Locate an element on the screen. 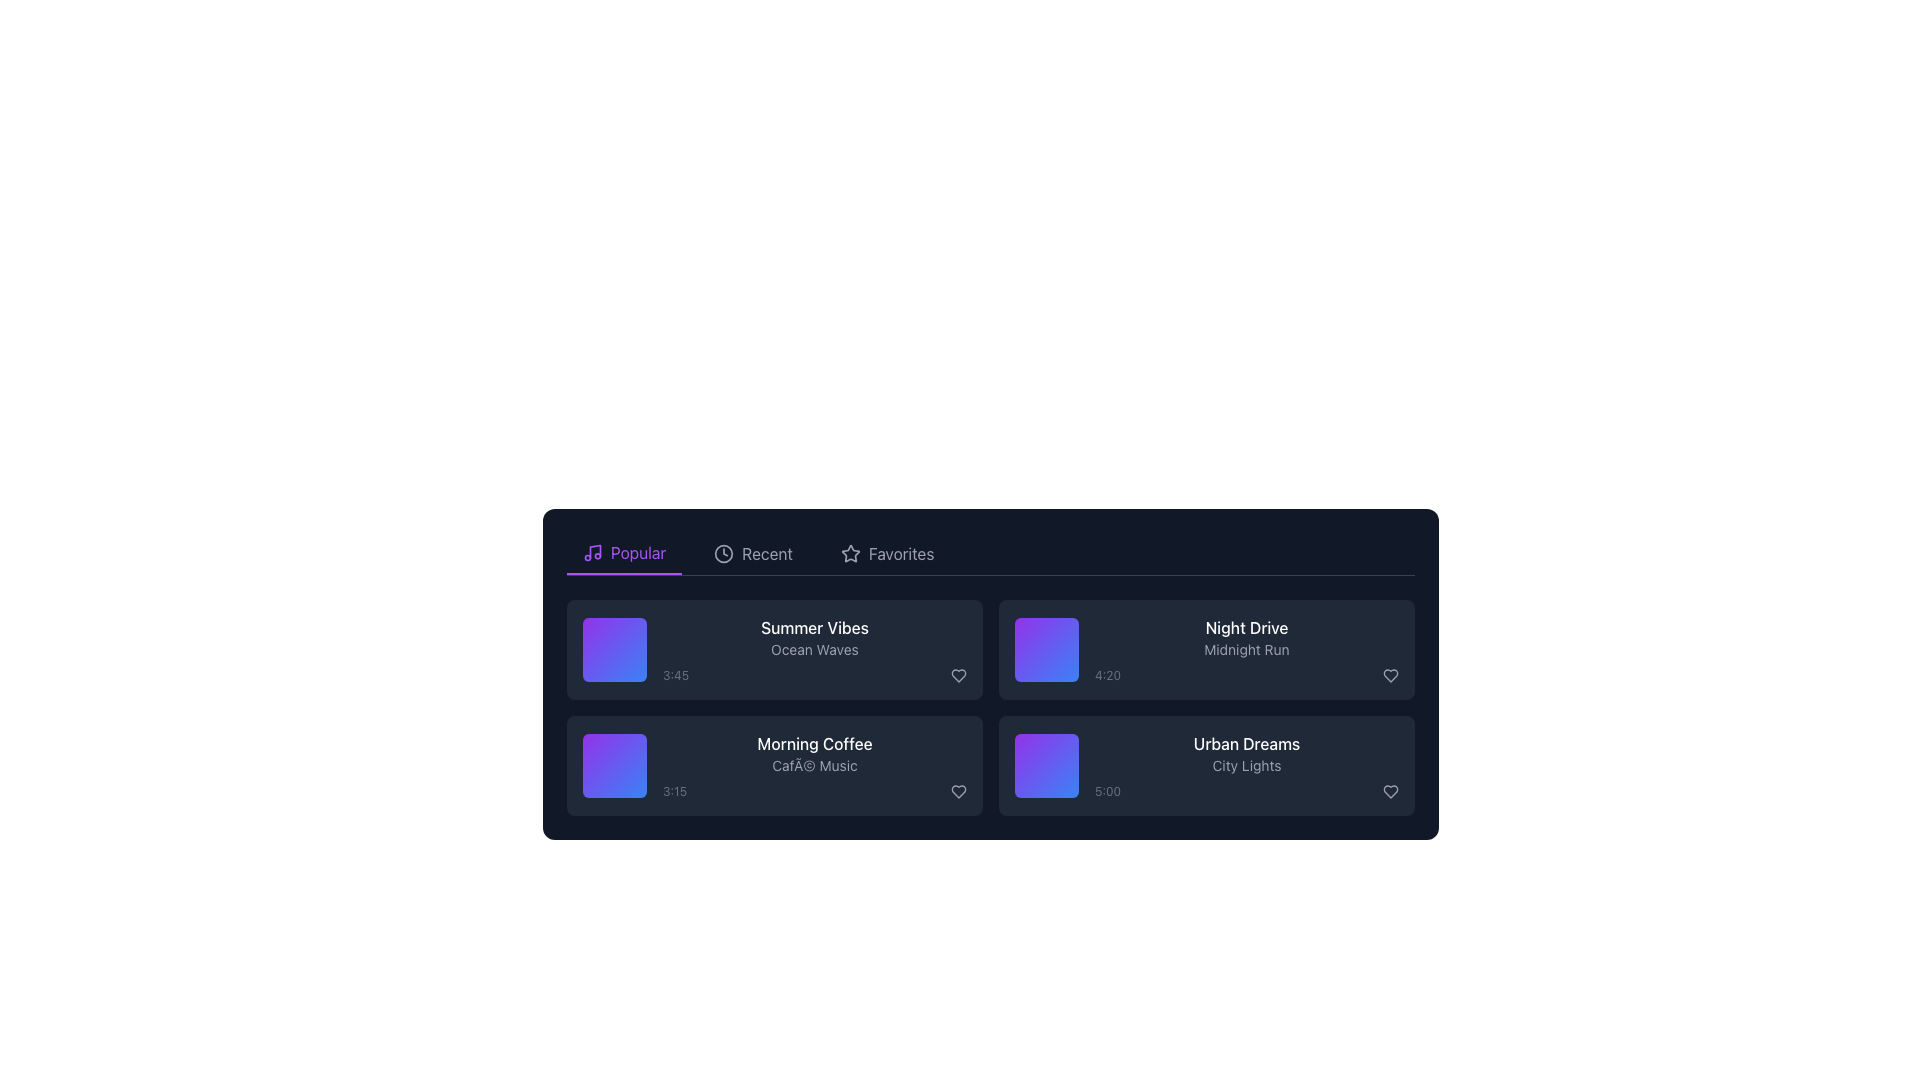  text of the 'Recent' navigation option located in the central part of the navigation bar, positioned between 'Popular' and 'Favorites' is located at coordinates (766, 554).